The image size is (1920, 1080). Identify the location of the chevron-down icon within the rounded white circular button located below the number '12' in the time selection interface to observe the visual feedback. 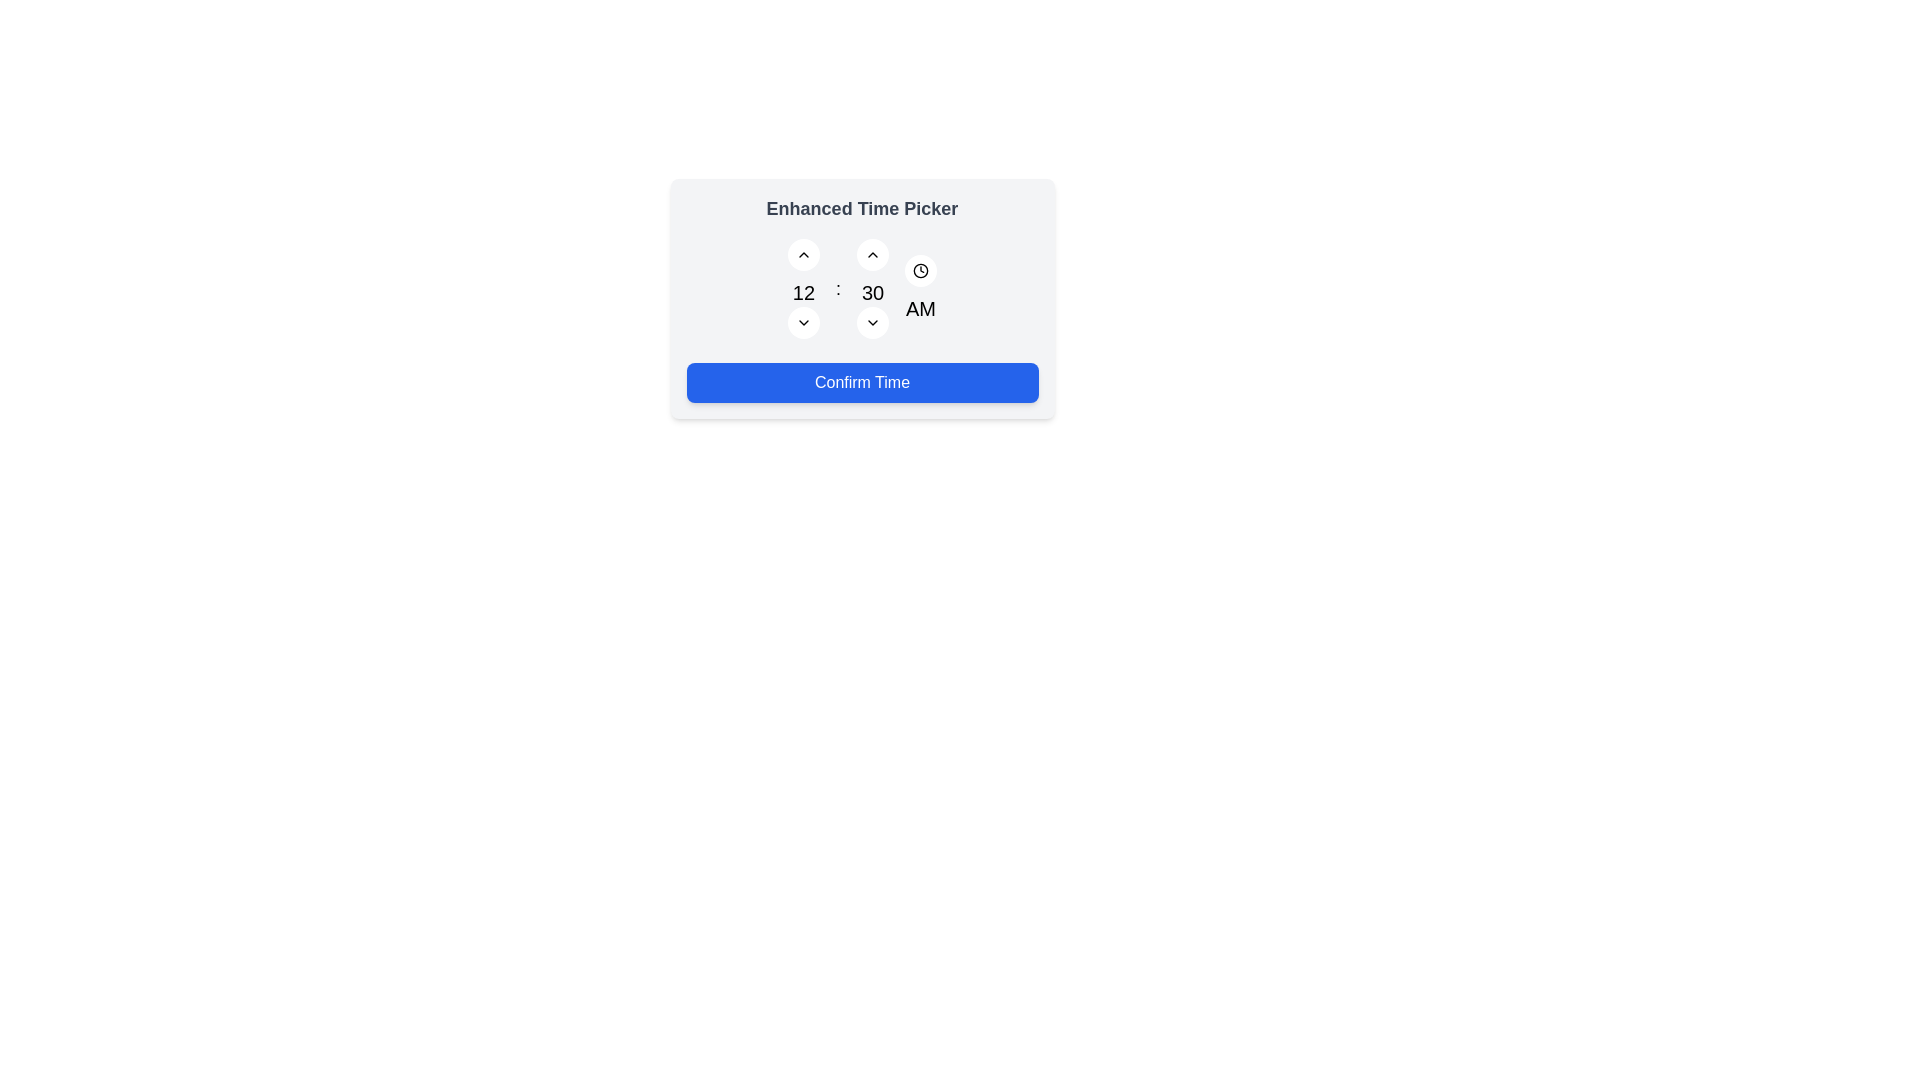
(803, 322).